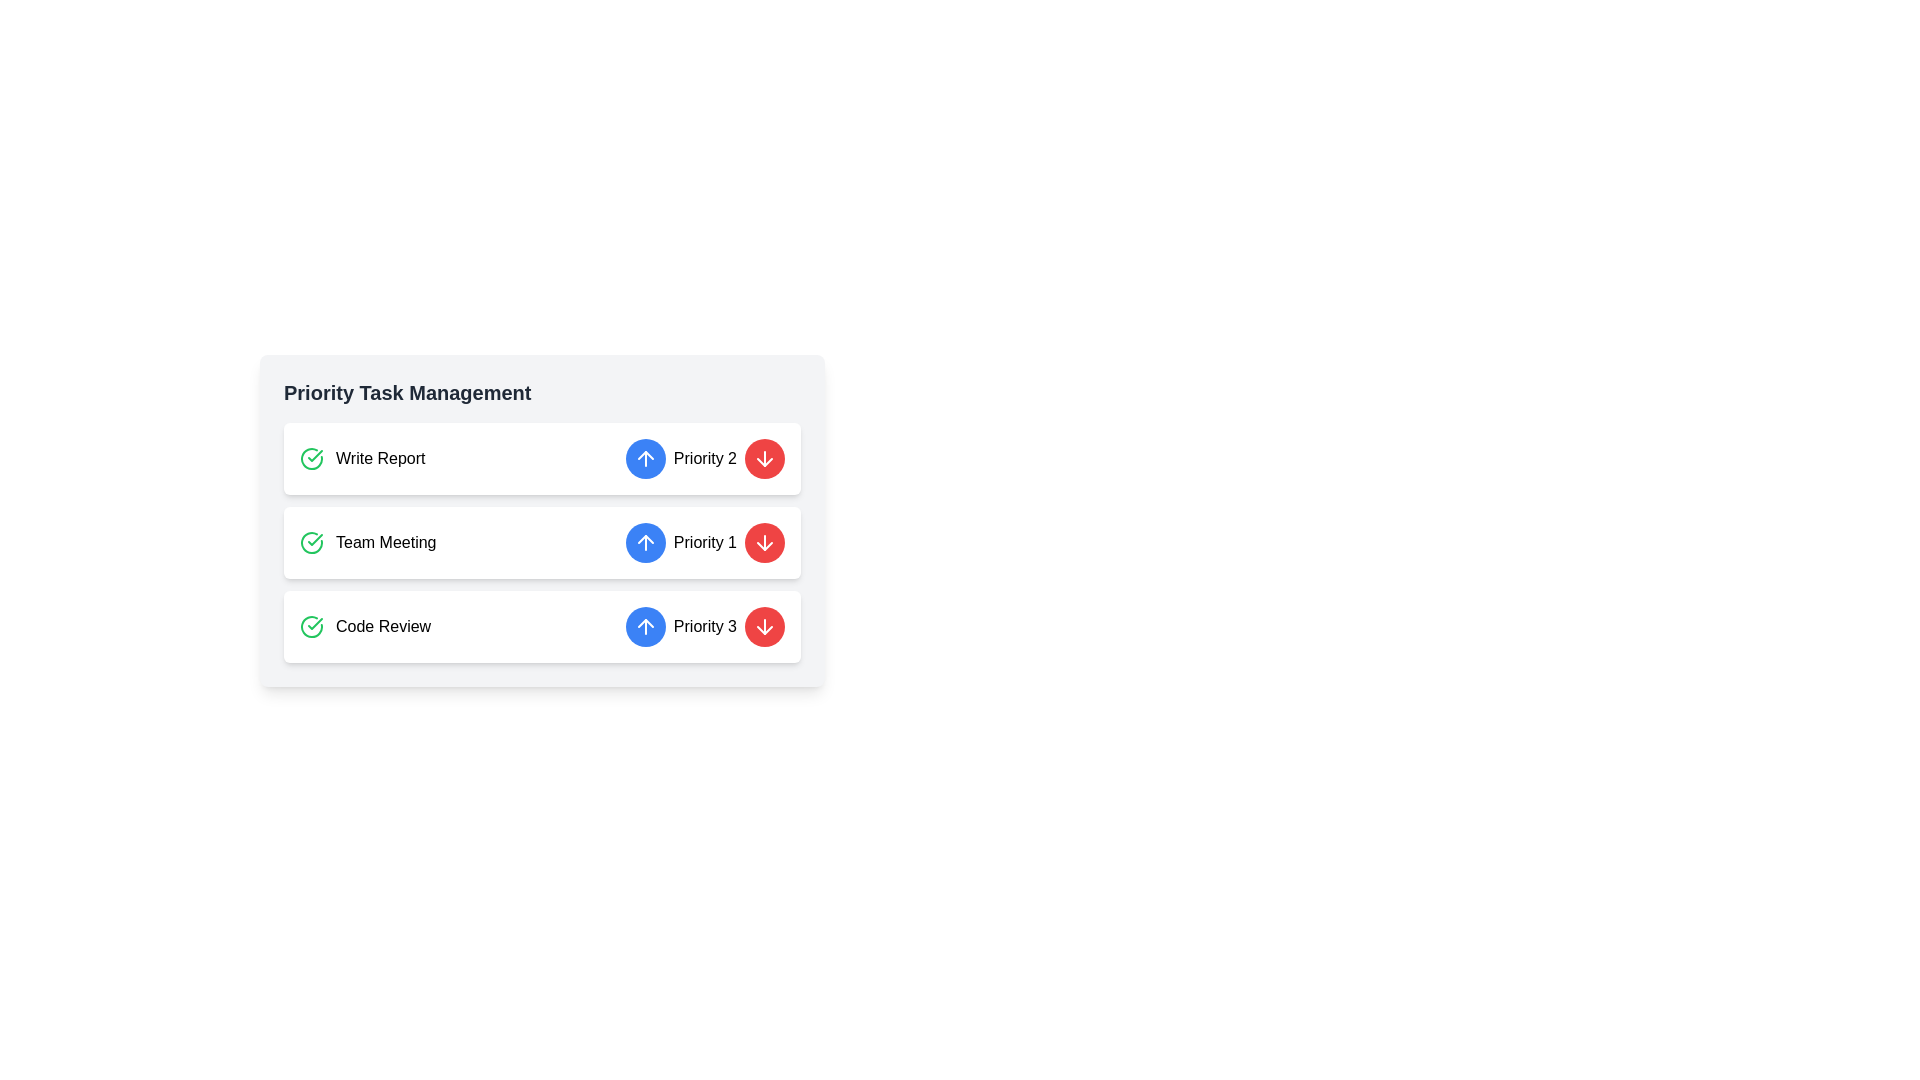 Image resolution: width=1920 pixels, height=1080 pixels. Describe the element at coordinates (705, 459) in the screenshot. I see `the text label displaying 'Priority 2', which is located in the second row of a task management list, between a blue button and a red button` at that location.